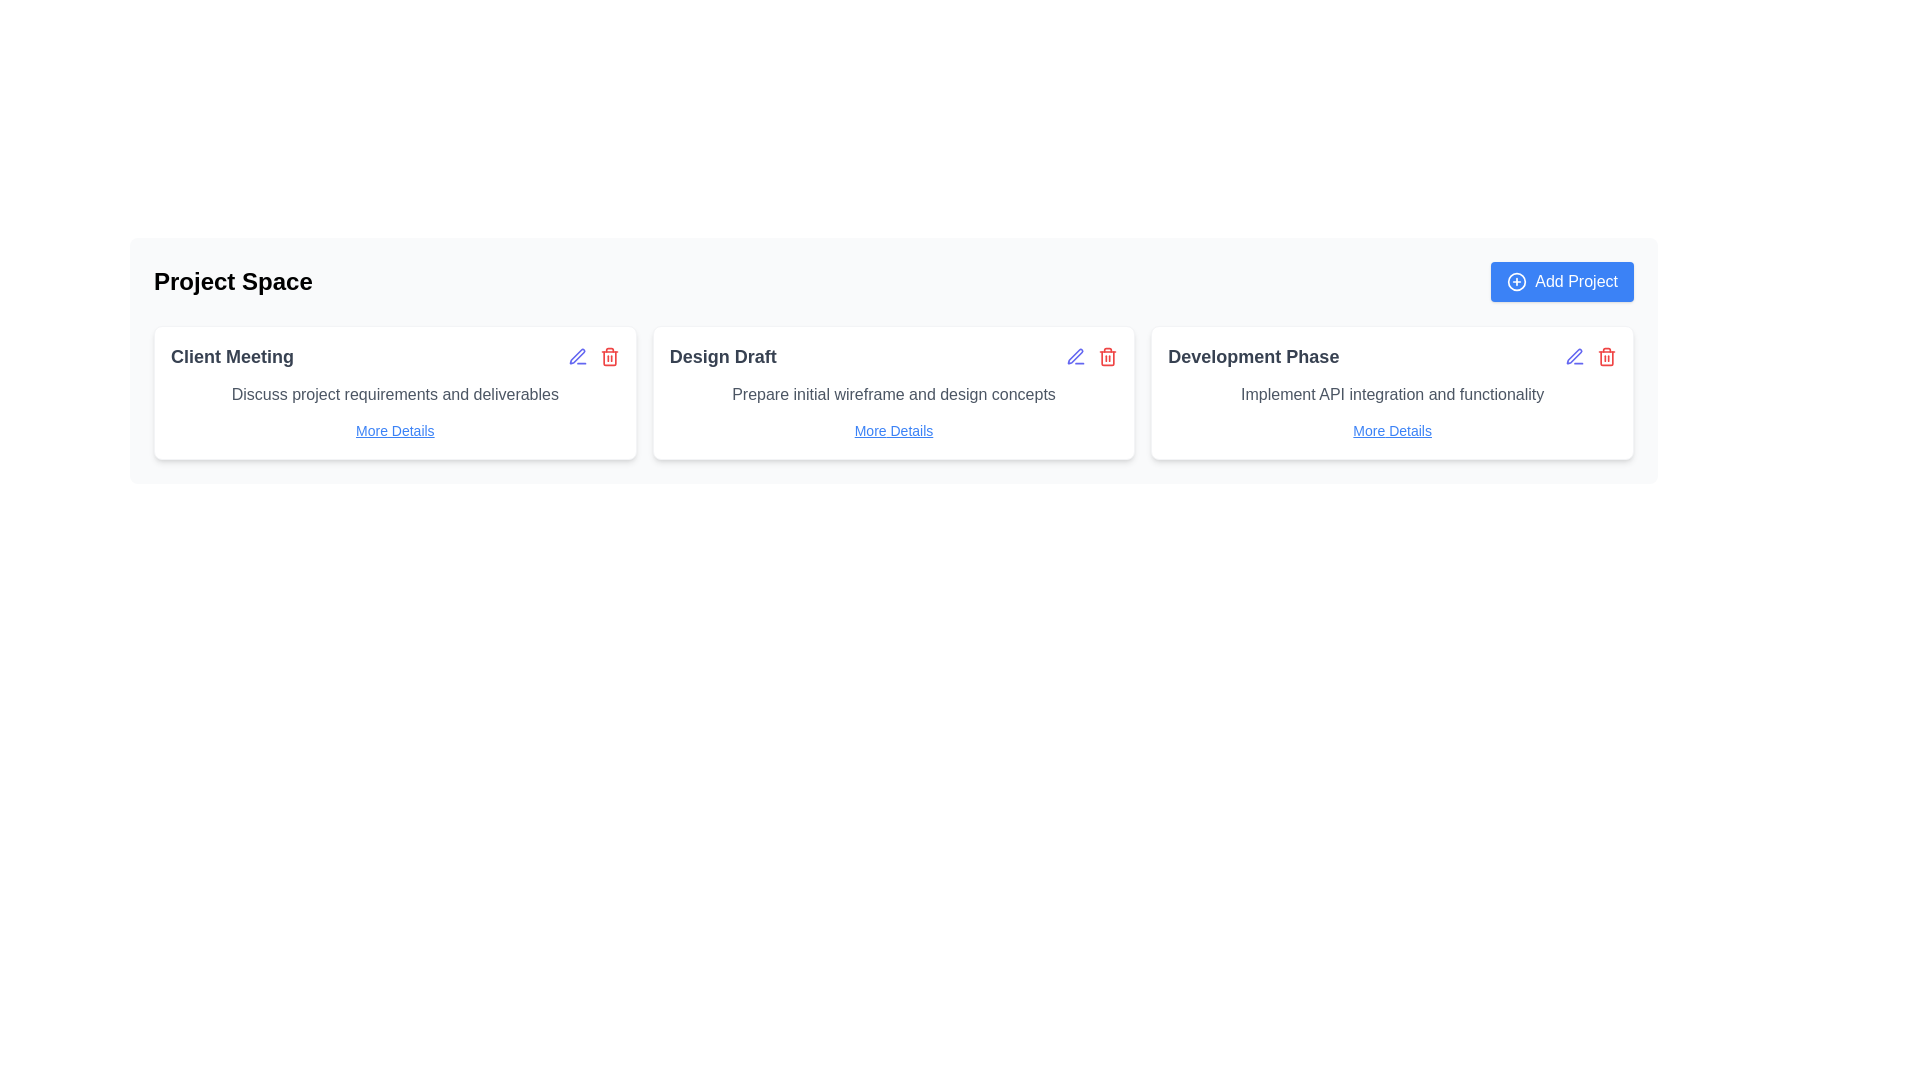 Image resolution: width=1920 pixels, height=1080 pixels. I want to click on the blue underlined text hyperlink reading 'More Details' located at the bottom section of the 'Client Meeting' card, under the text 'Discuss project requirements and deliverables.', so click(395, 430).